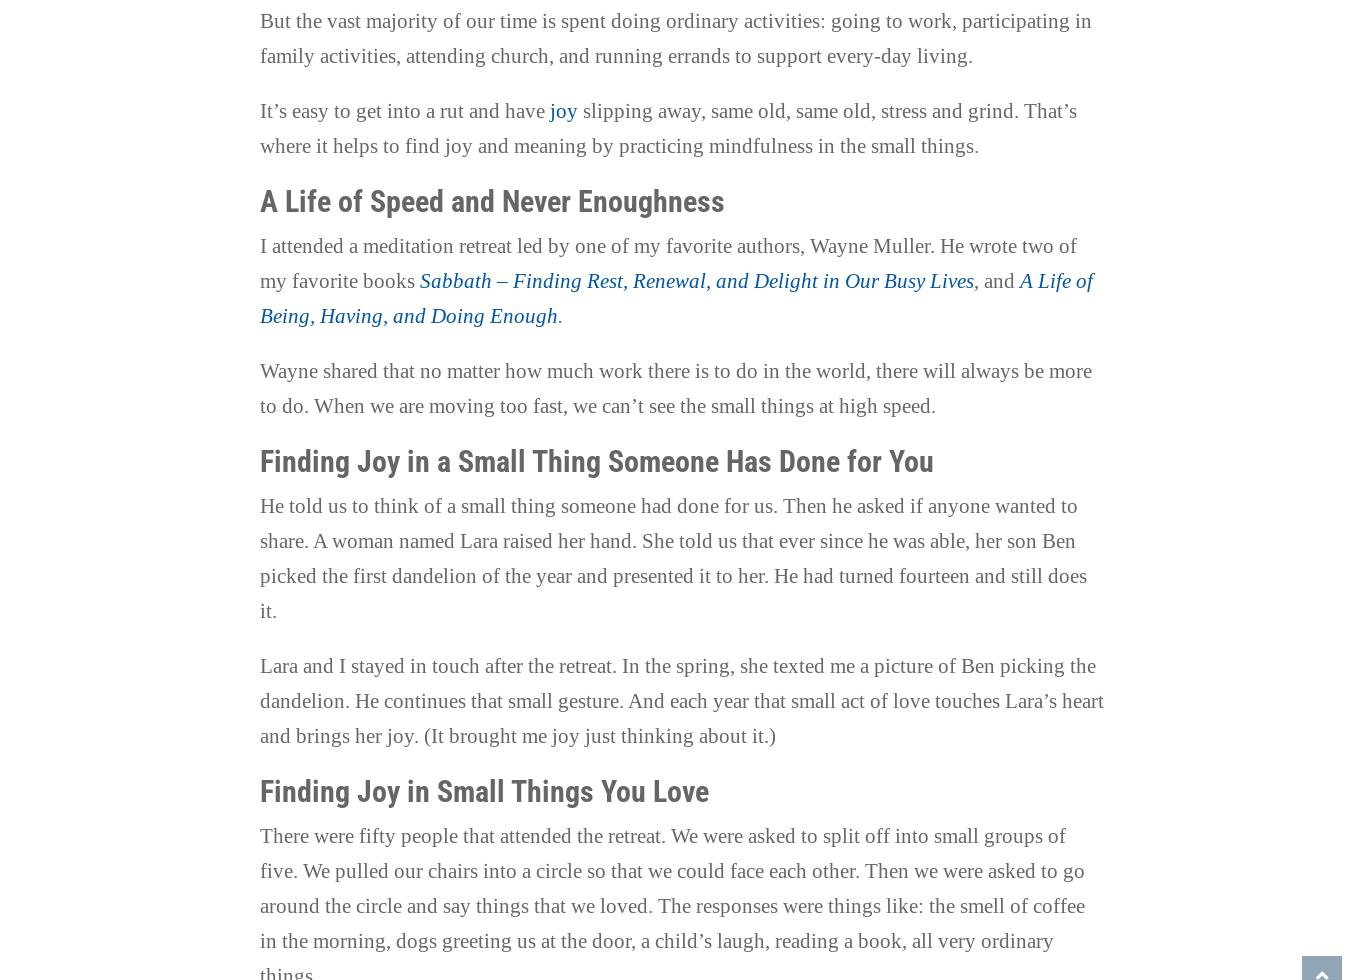 This screenshot has height=980, width=1366. Describe the element at coordinates (403, 111) in the screenshot. I see `'It’s easy to get into a rut and have'` at that location.